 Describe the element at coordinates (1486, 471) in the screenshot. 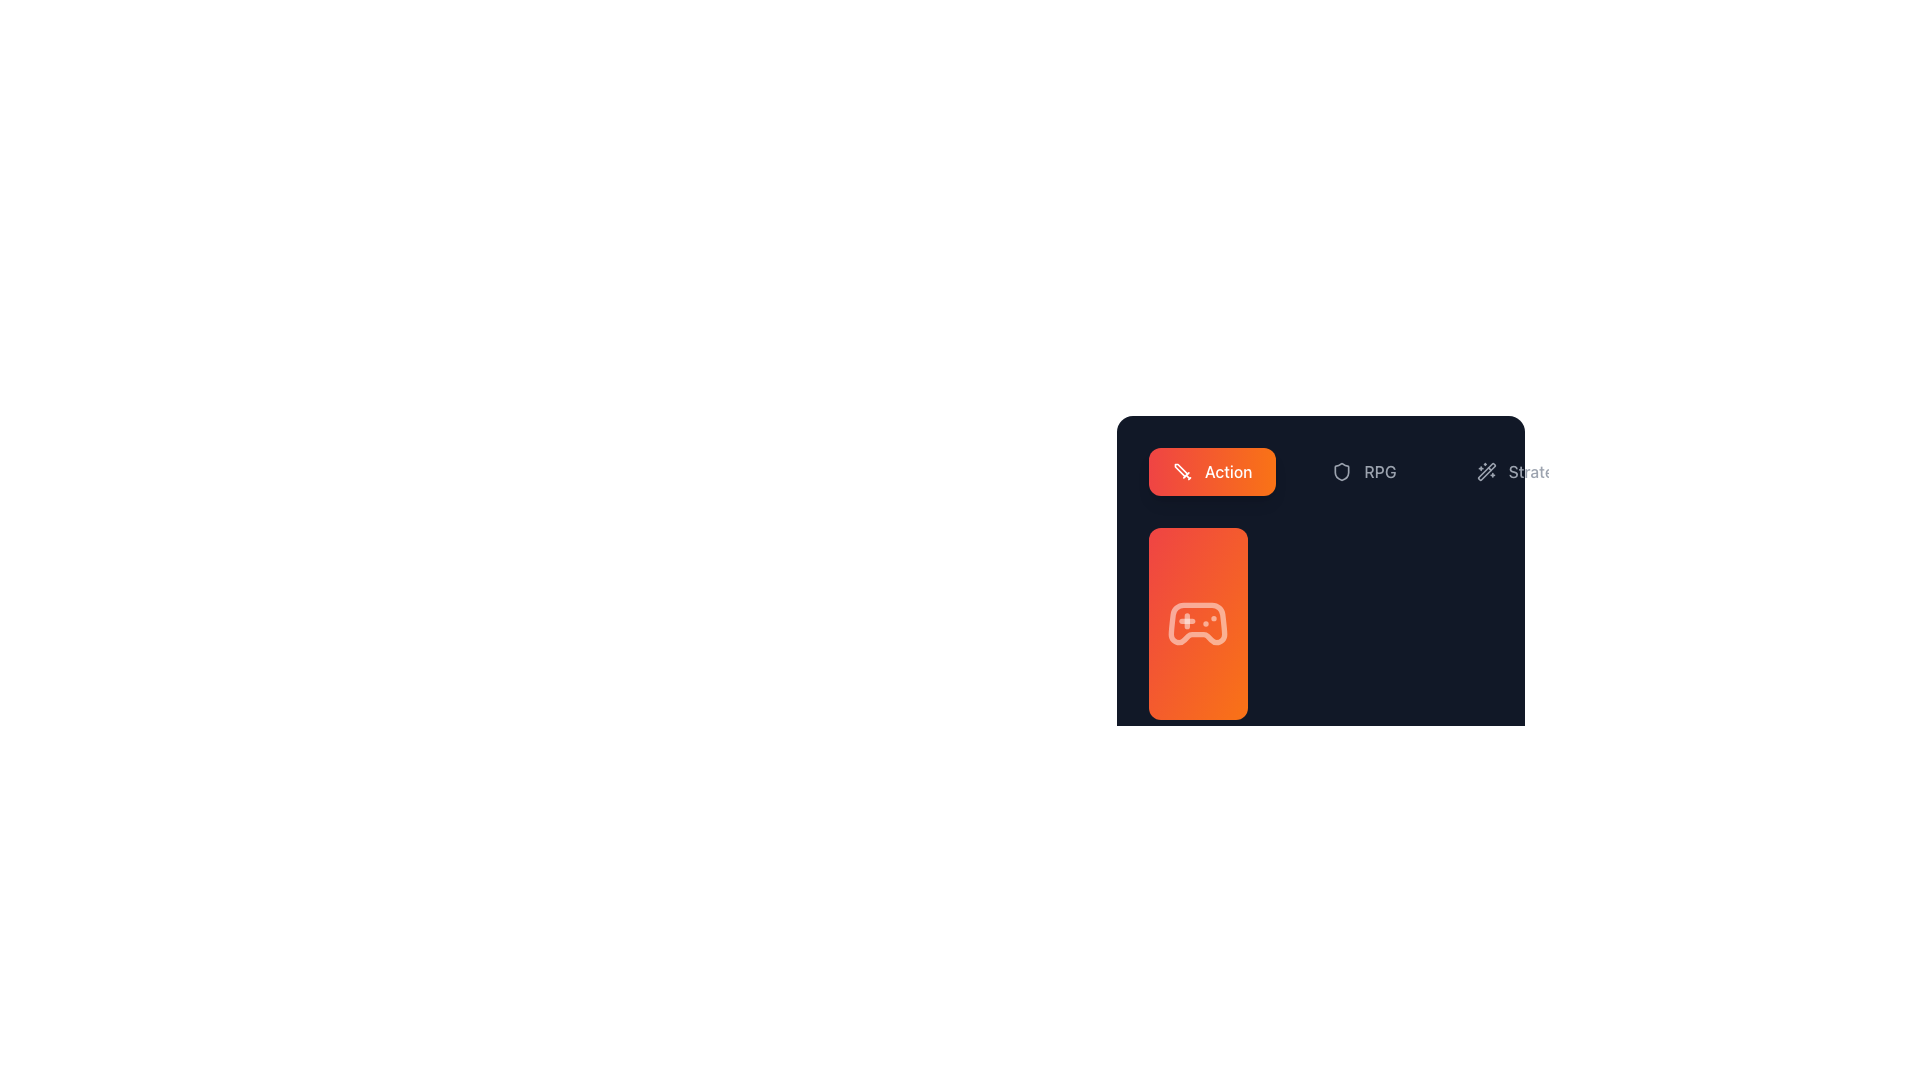

I see `the decorative wand icon located between the 'Action' button and the 'RPG' and 'Strategy' labels` at that location.